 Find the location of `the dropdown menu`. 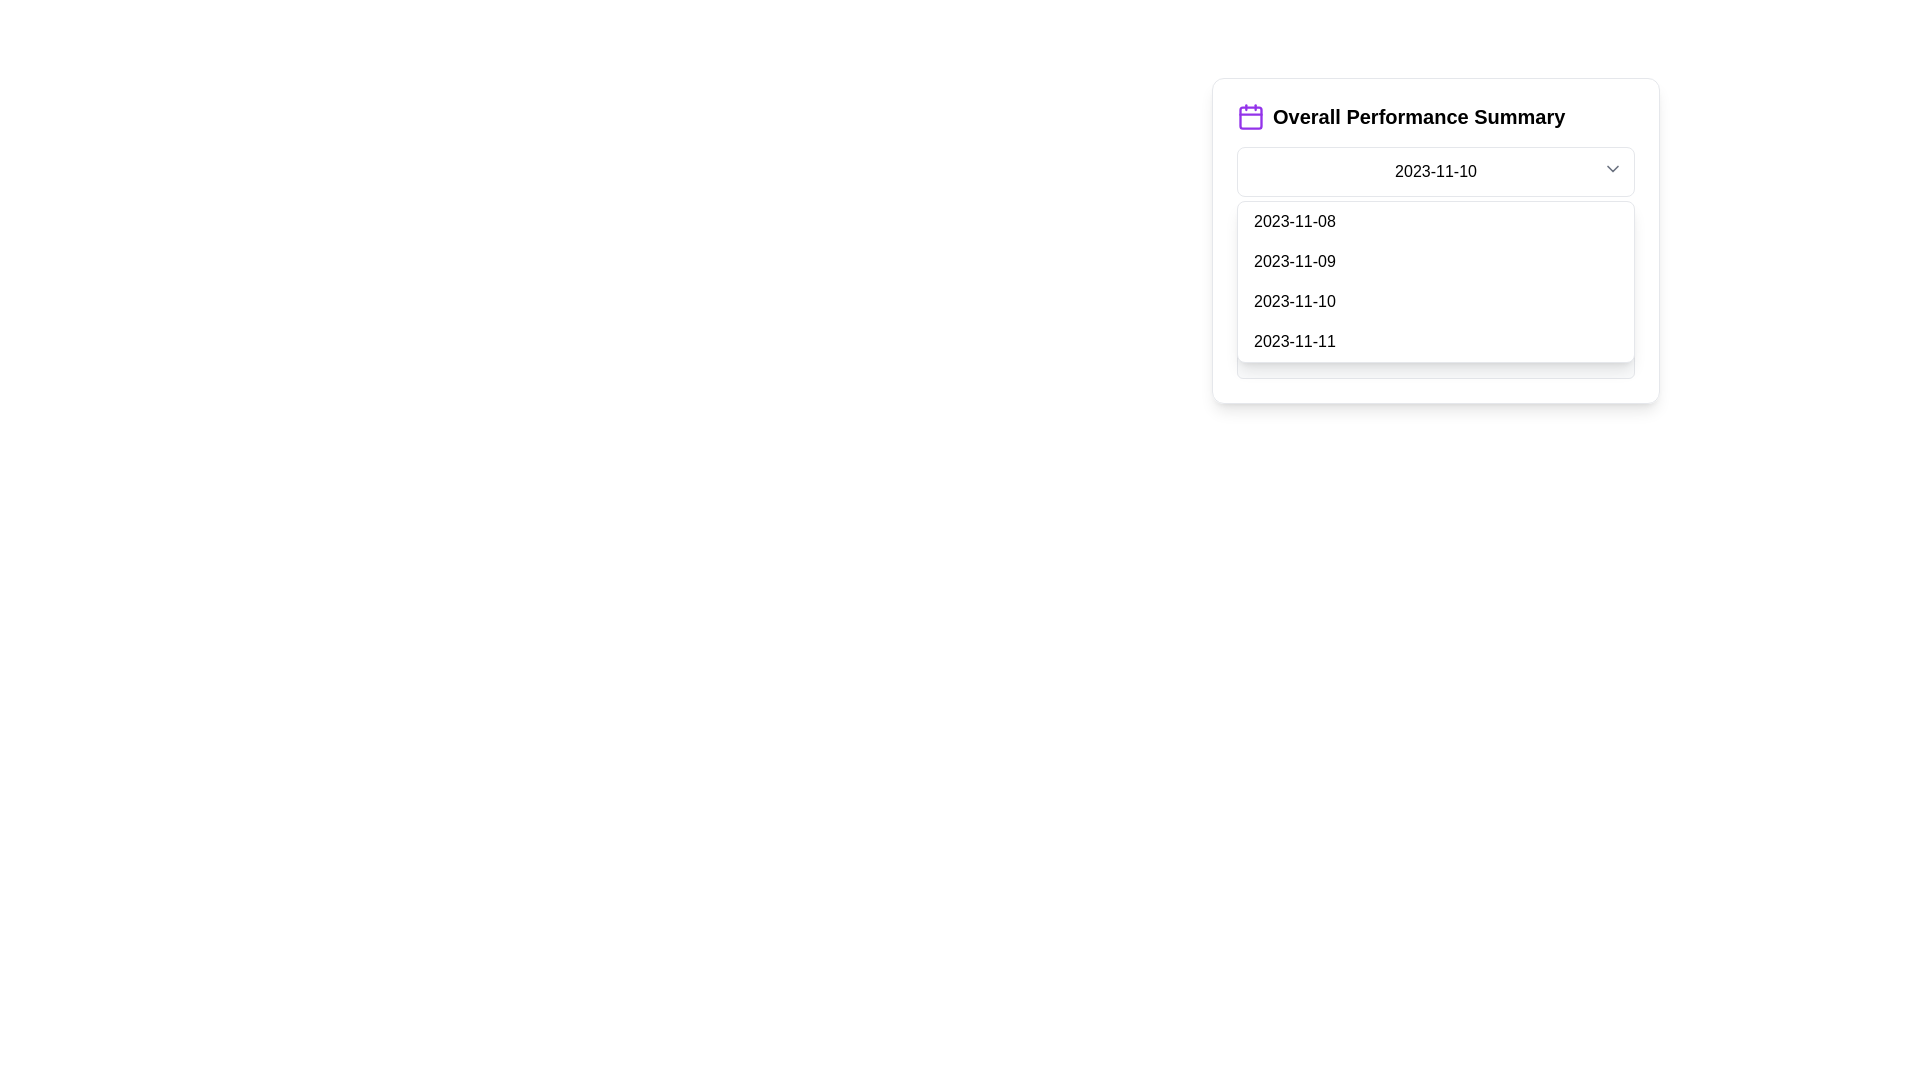

the dropdown menu is located at coordinates (1434, 281).